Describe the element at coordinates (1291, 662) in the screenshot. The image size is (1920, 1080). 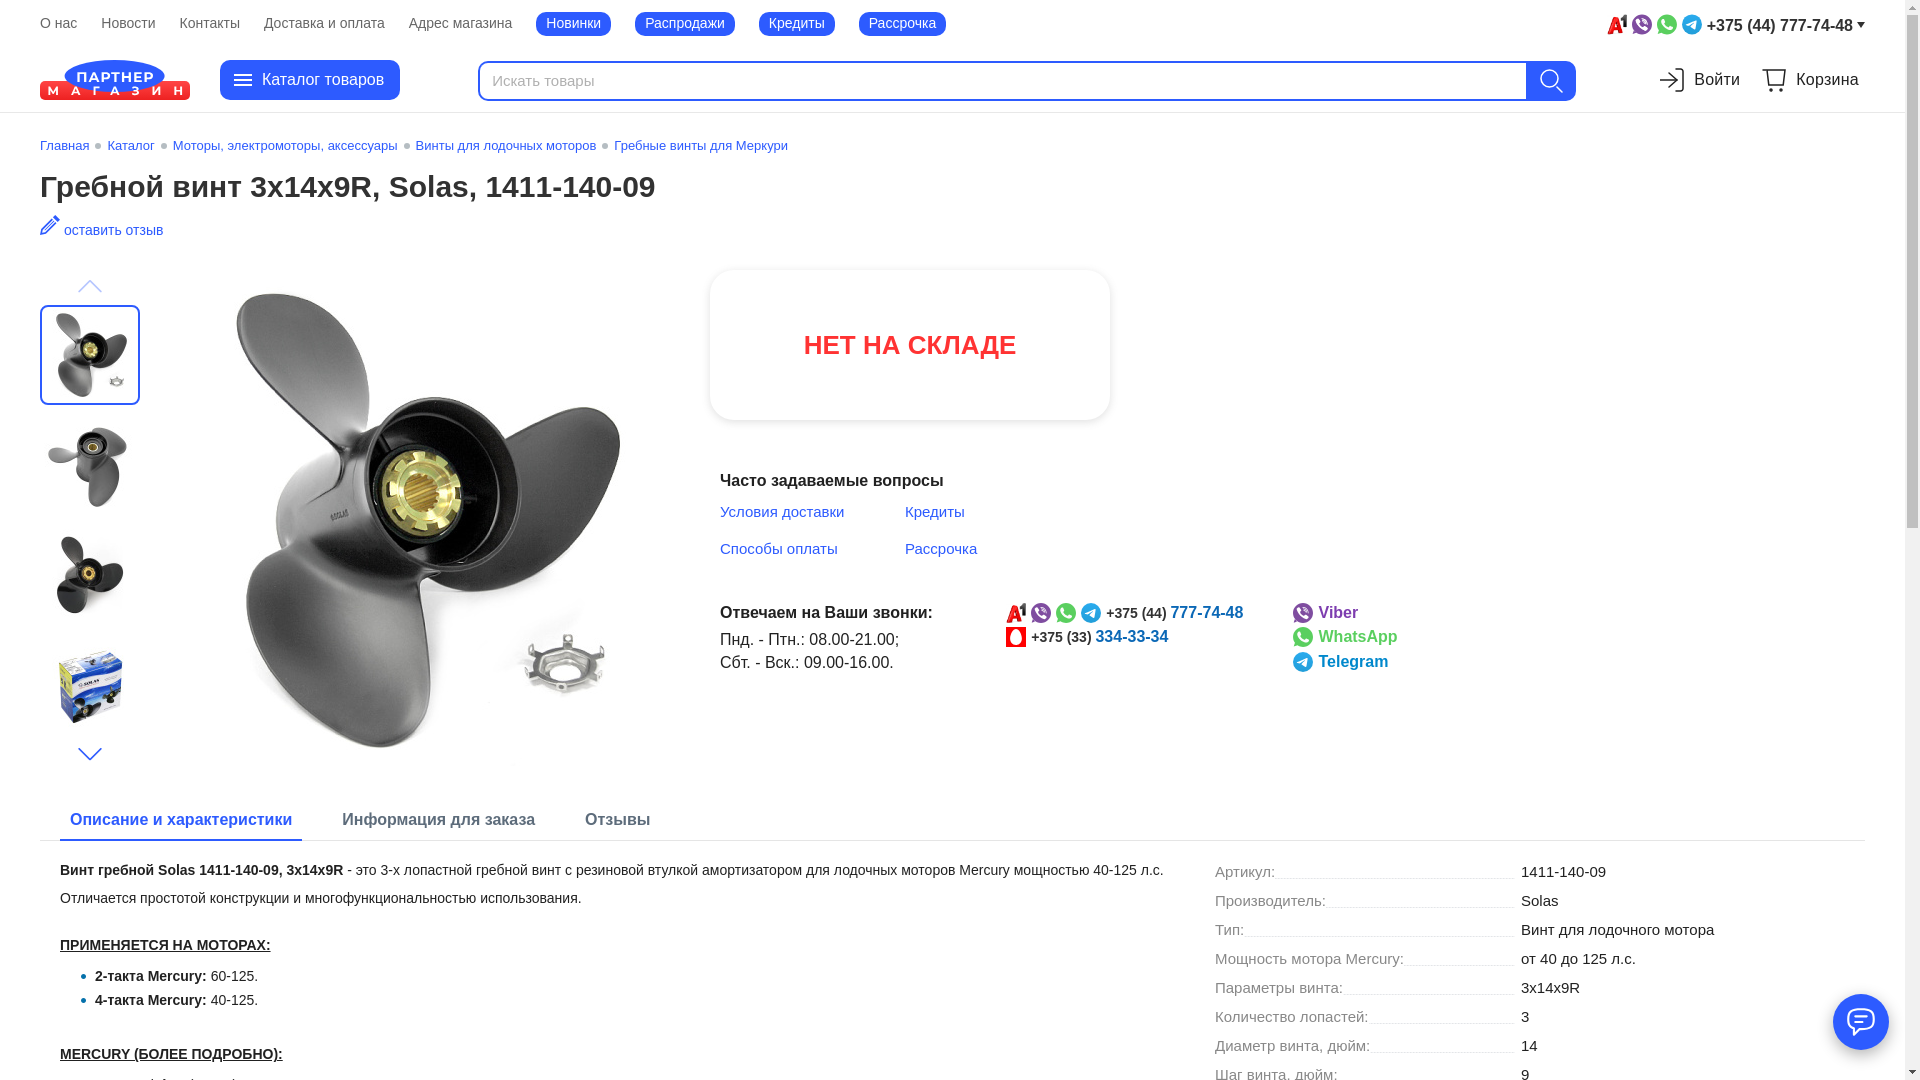
I see `'Telegram'` at that location.